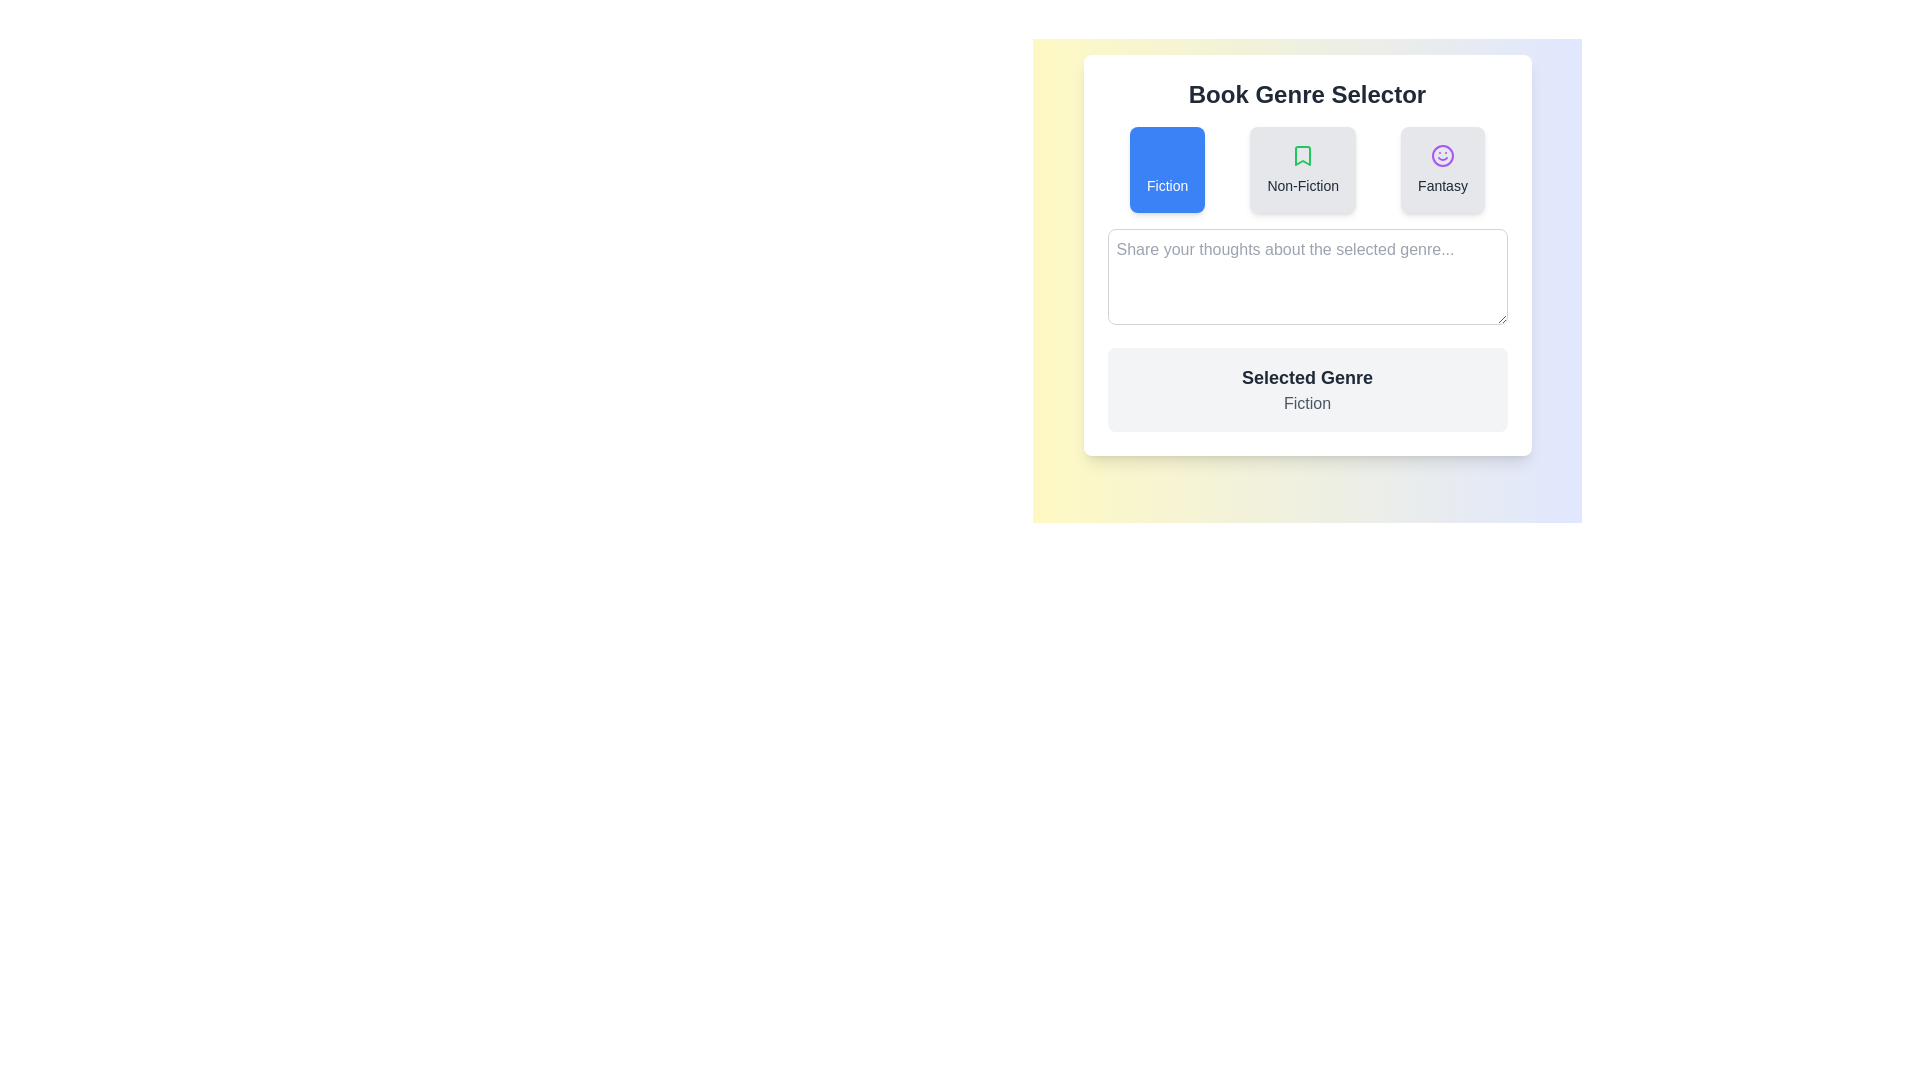  What do you see at coordinates (1443, 154) in the screenshot?
I see `the outline of the smiley face icon within the 'Fantasy' button located in the upper-right corner of the 'Book Genre Selector' card` at bounding box center [1443, 154].